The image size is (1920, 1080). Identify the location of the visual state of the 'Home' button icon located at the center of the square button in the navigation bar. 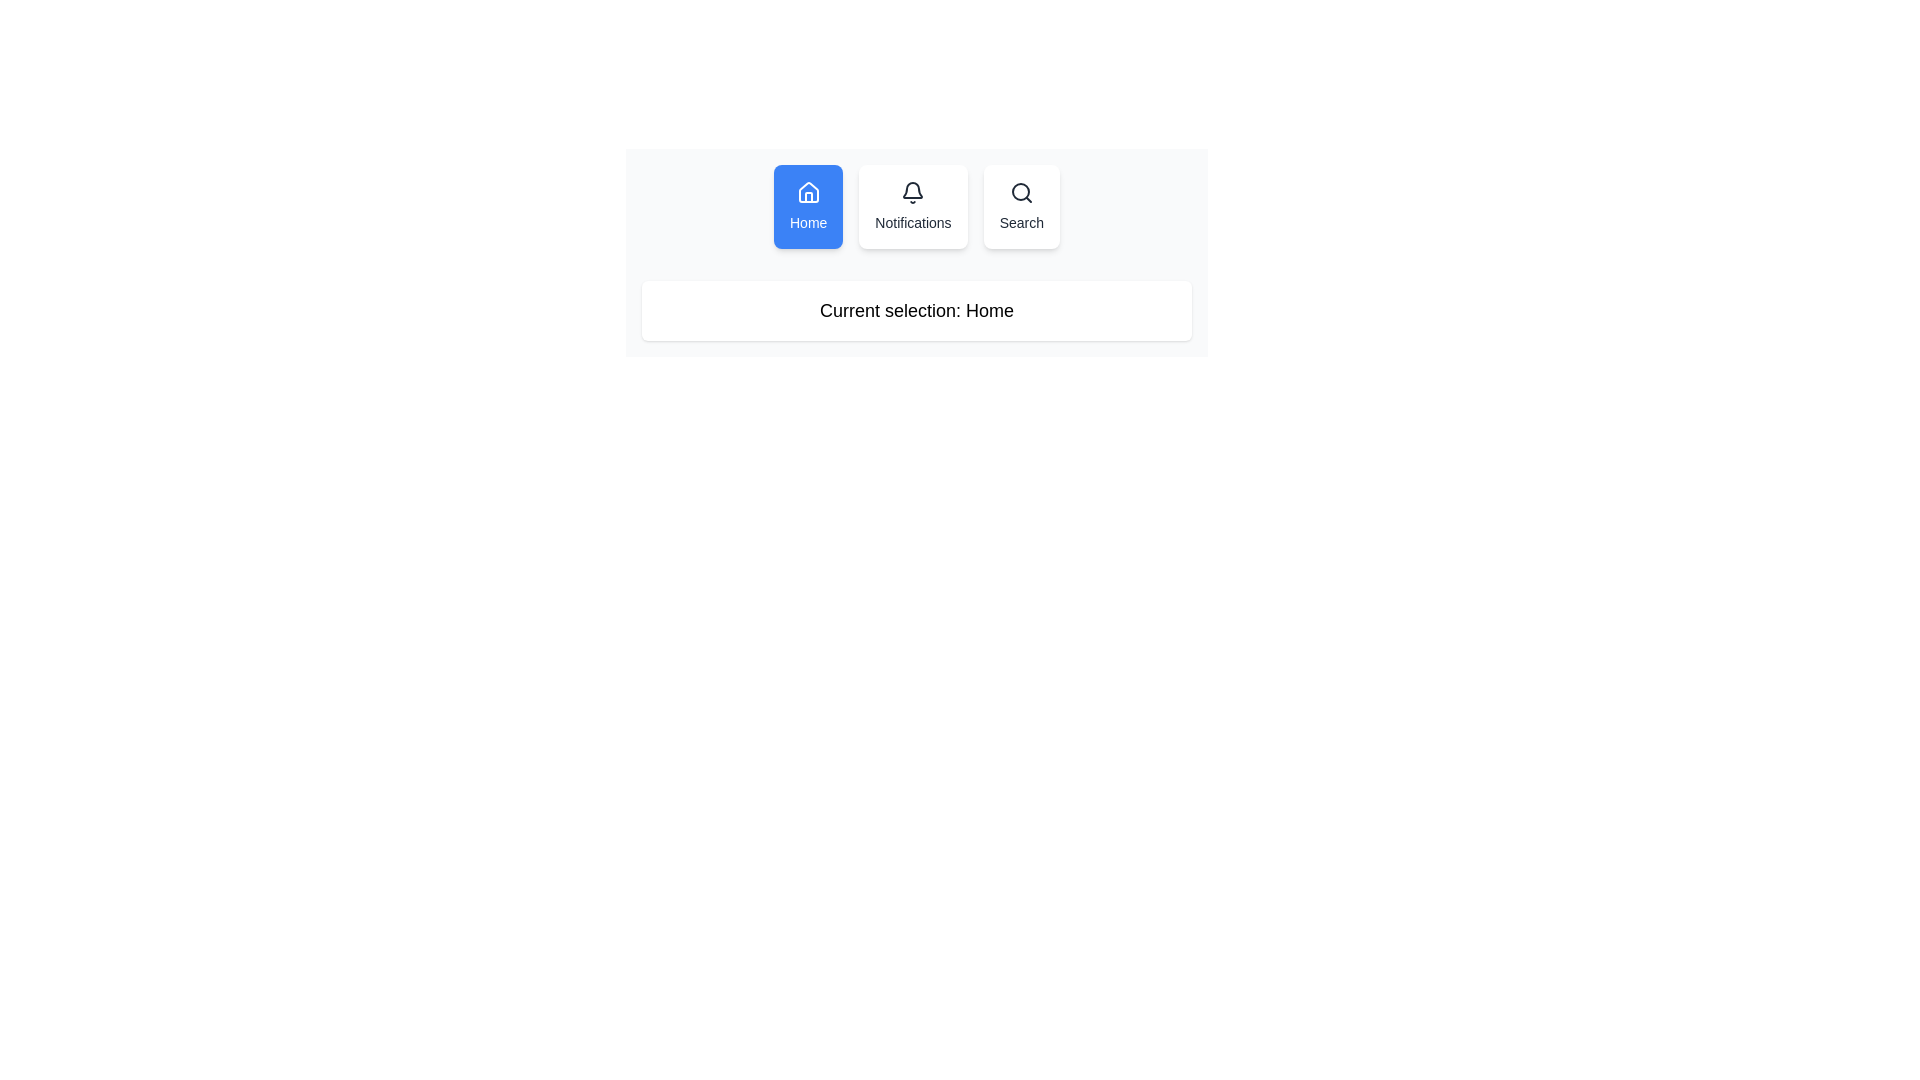
(808, 192).